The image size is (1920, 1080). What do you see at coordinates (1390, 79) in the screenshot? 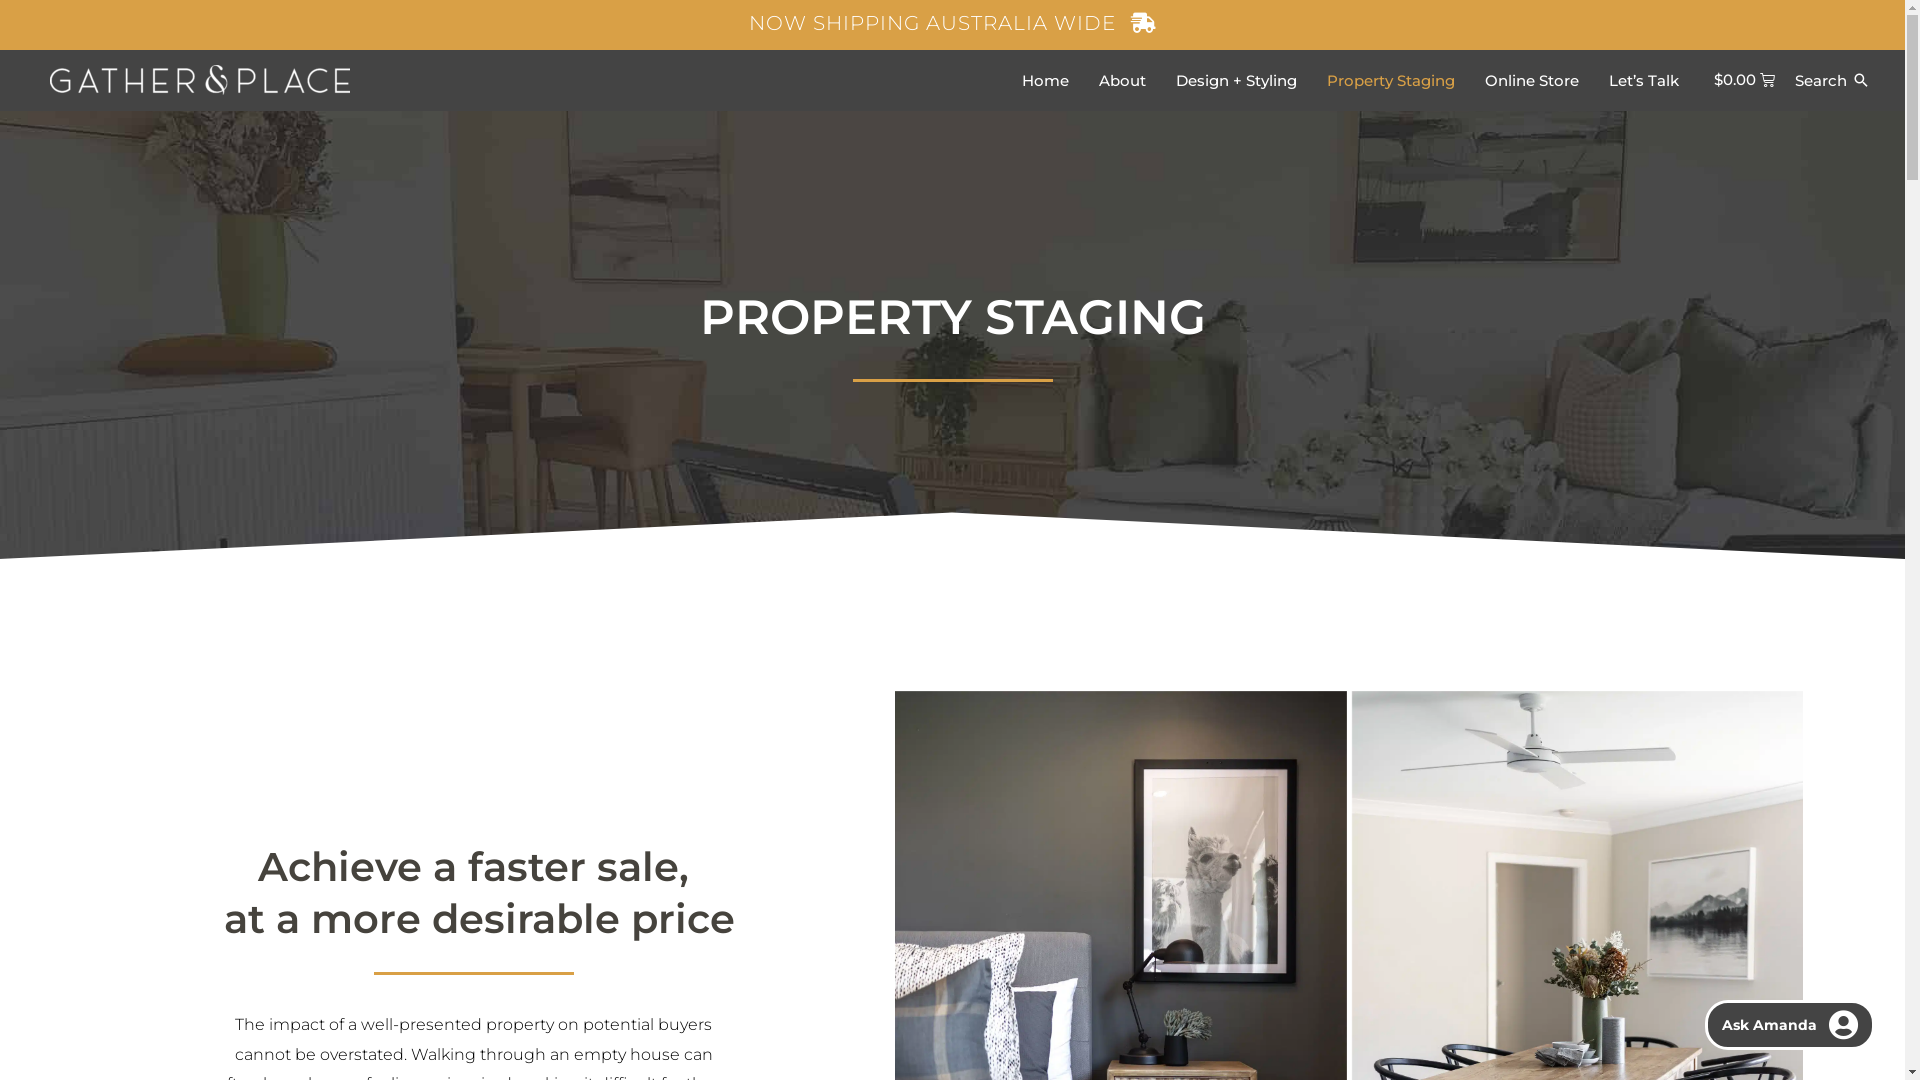
I see `'Property Staging'` at bounding box center [1390, 79].